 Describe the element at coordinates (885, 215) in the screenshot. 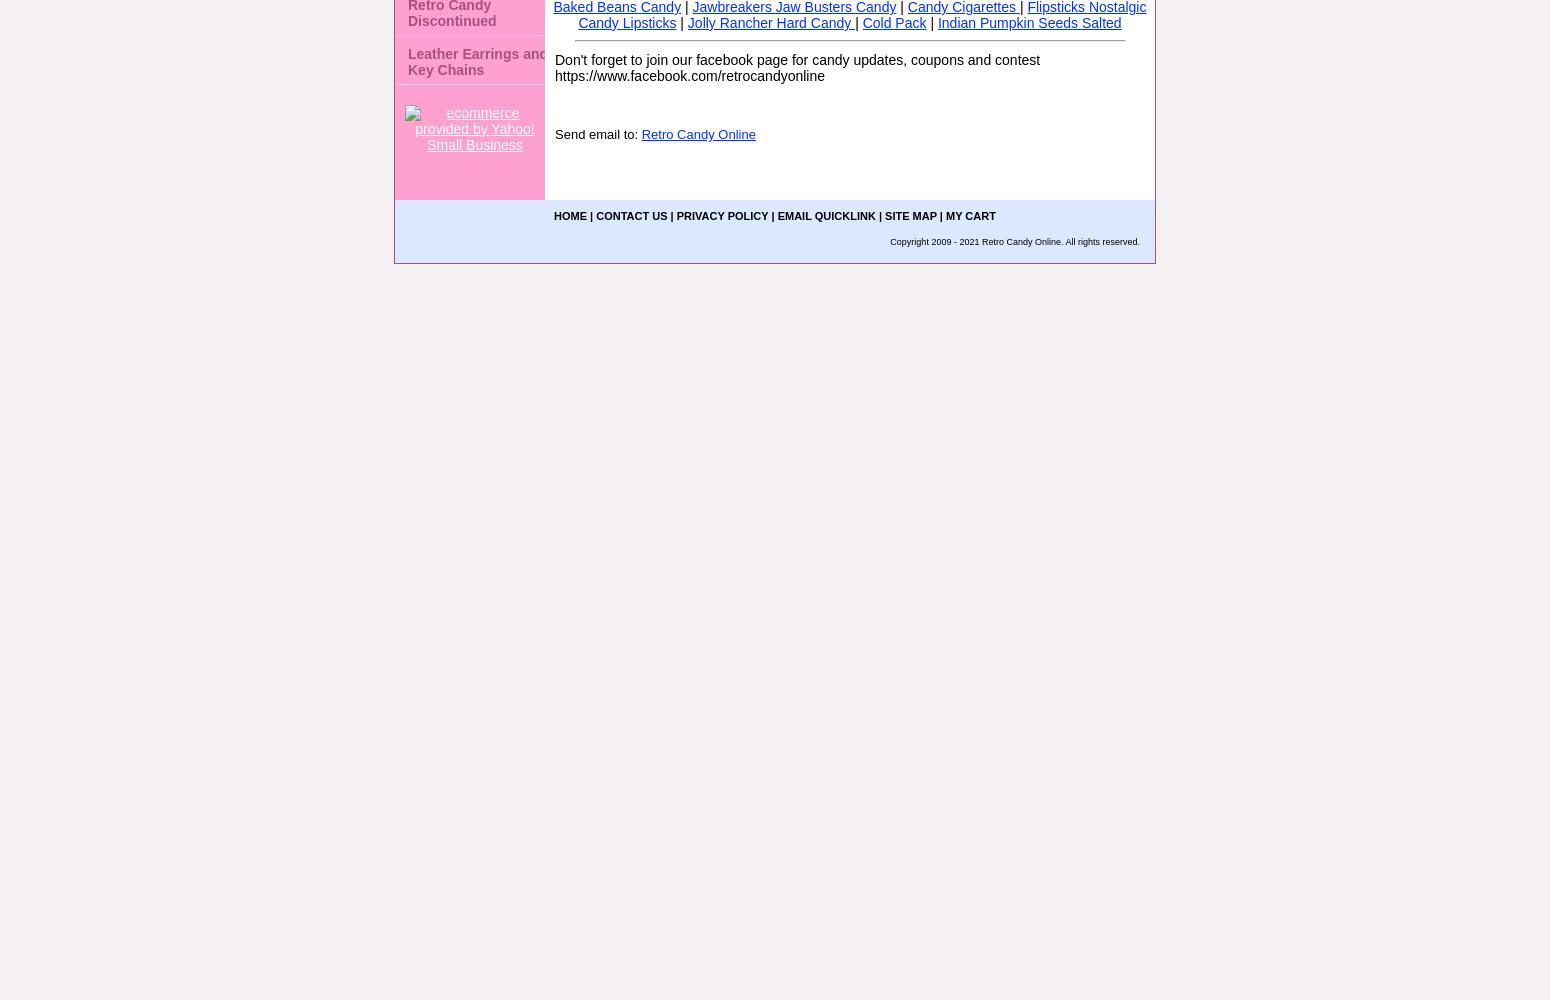

I see `'Site Map'` at that location.